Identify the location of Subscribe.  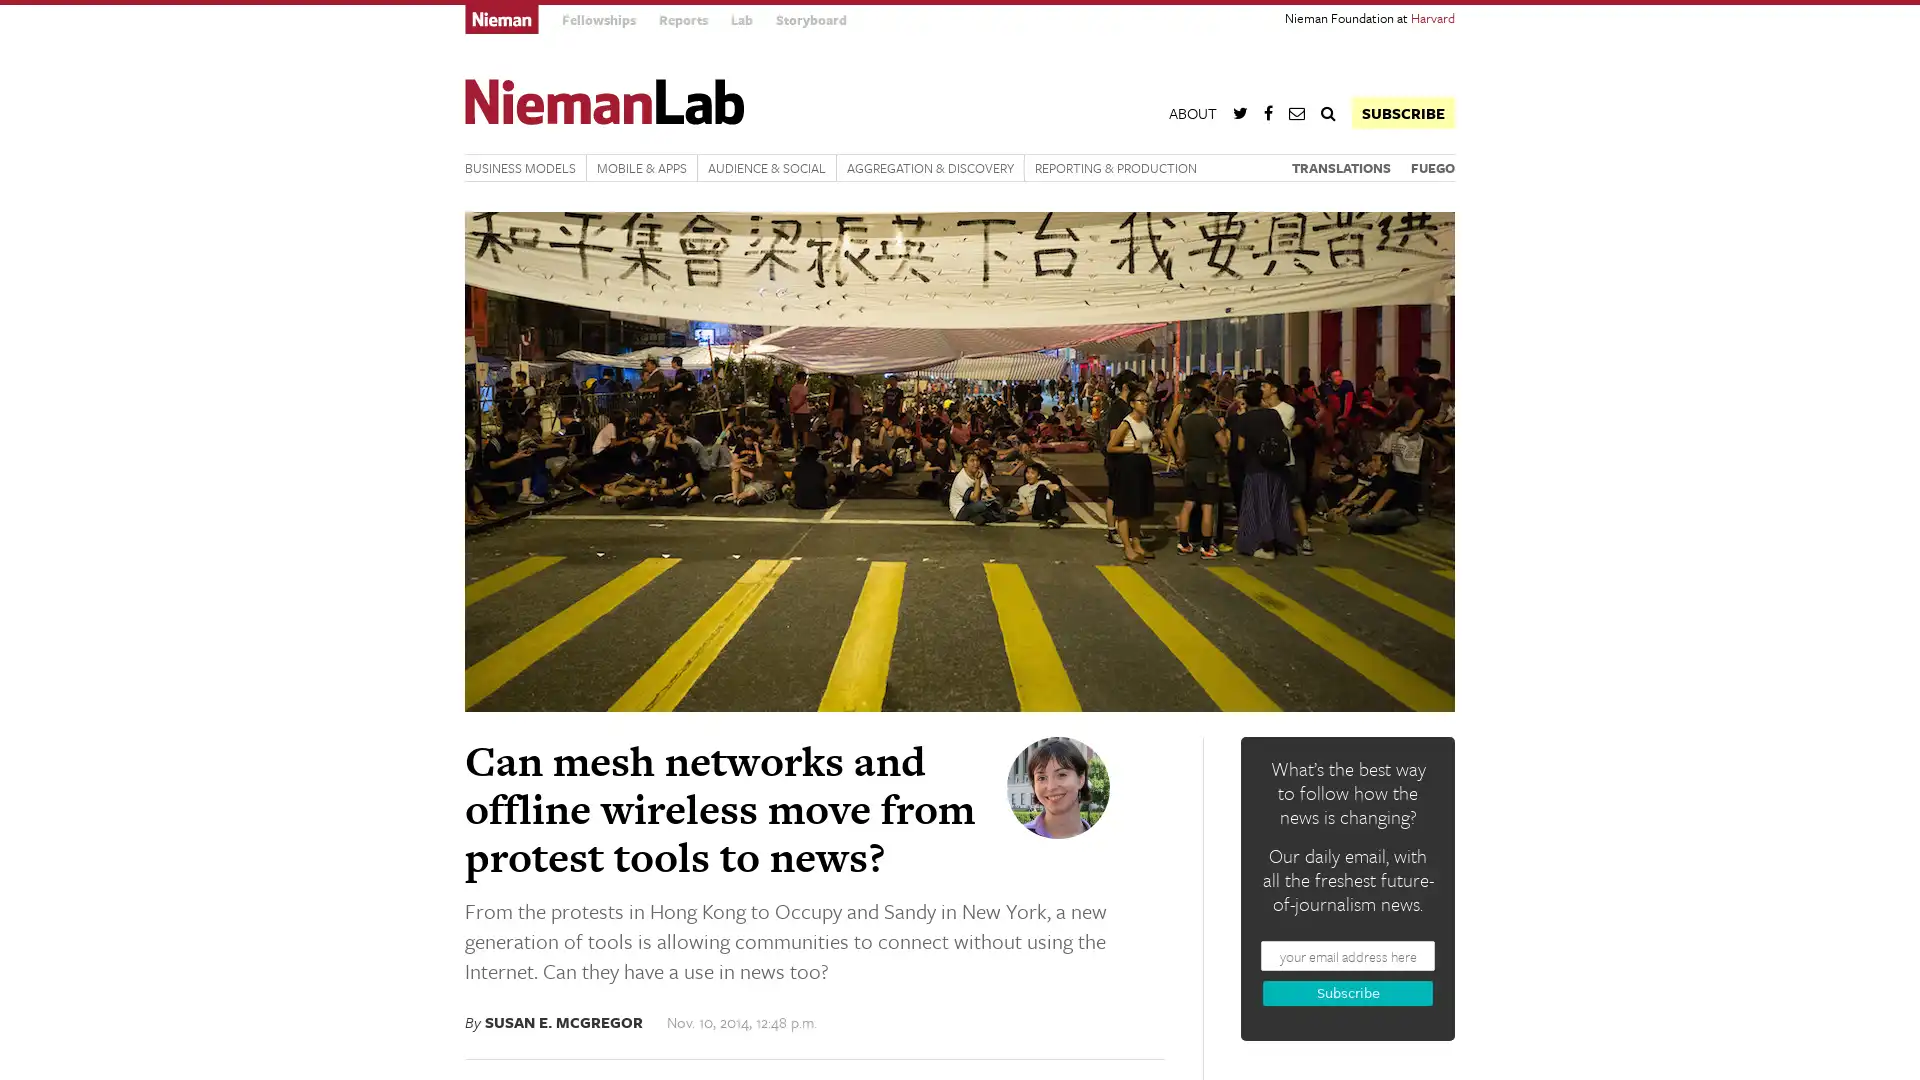
(1348, 993).